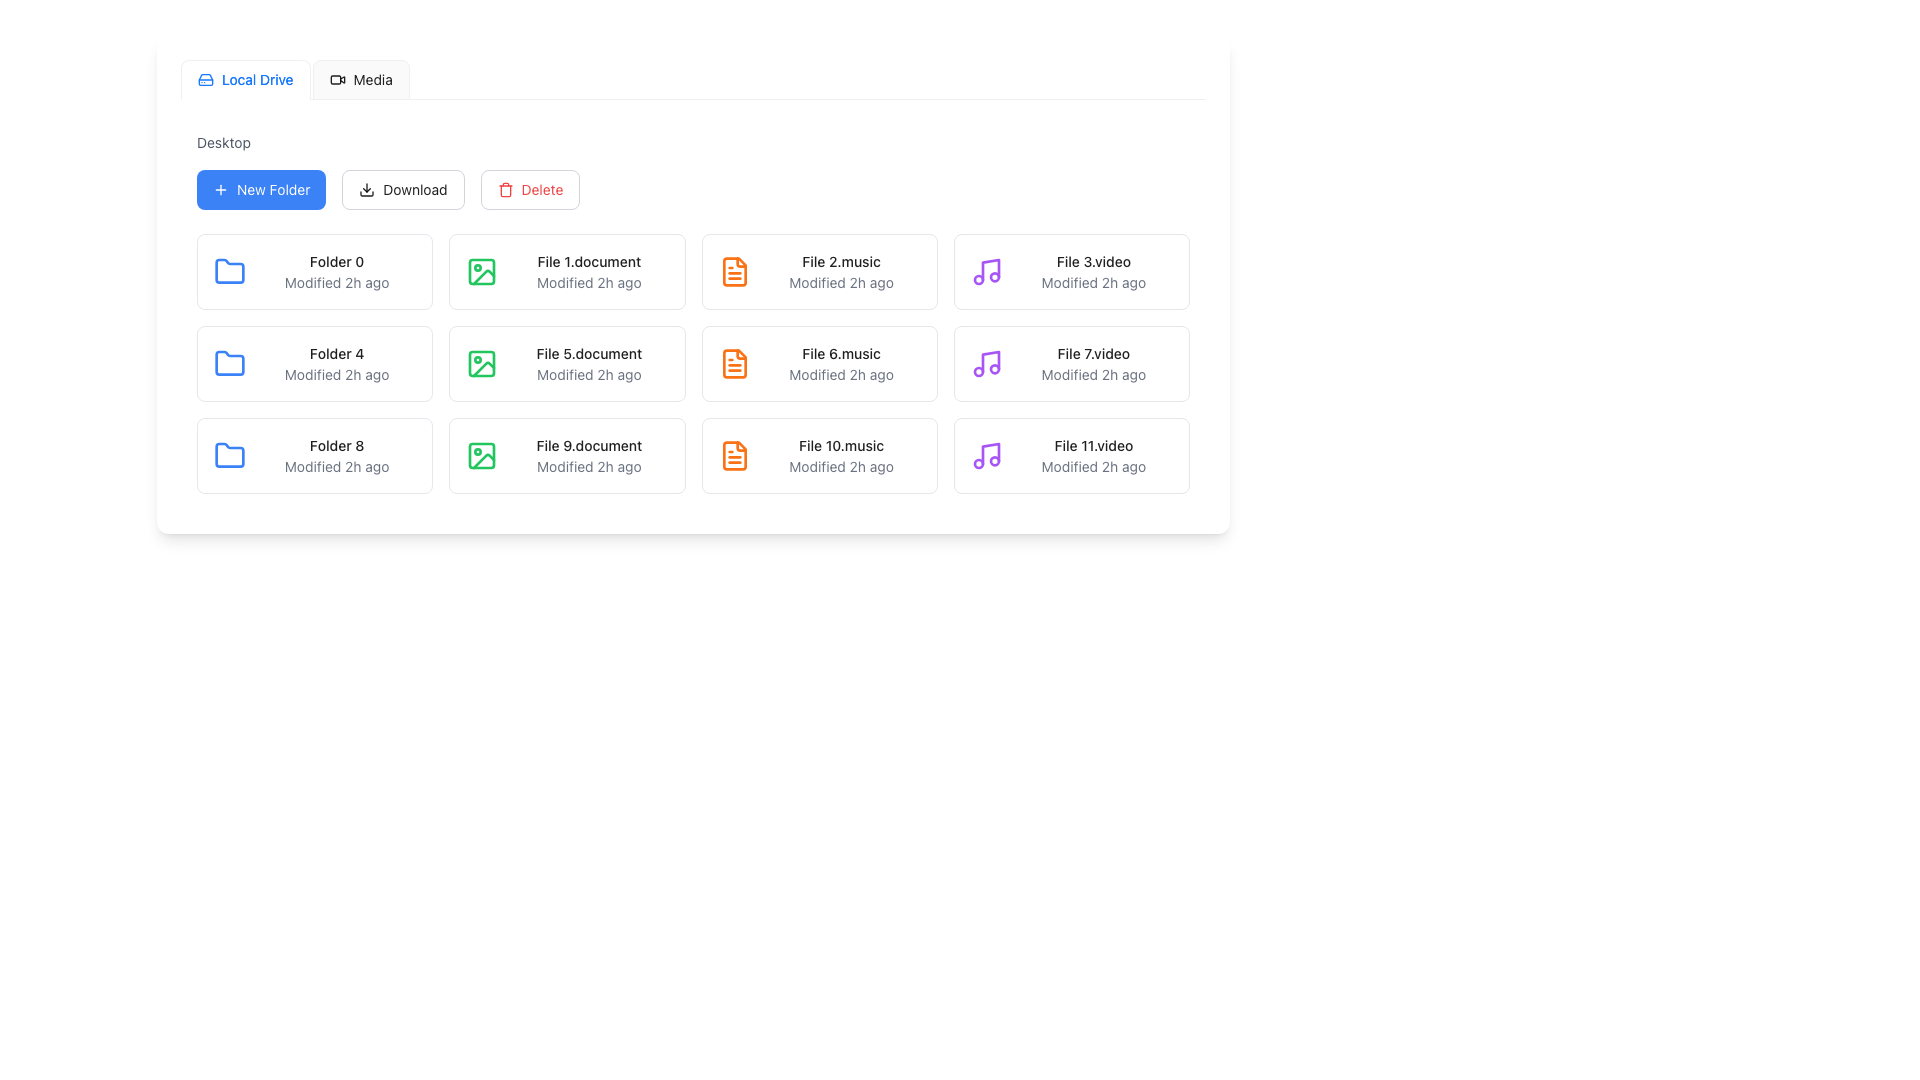 This screenshot has width=1920, height=1080. Describe the element at coordinates (230, 363) in the screenshot. I see `the blue folder icon located in the 'Desktop' section, specifically to the left of the text 'Folder 4 Modified 2h ago'` at that location.